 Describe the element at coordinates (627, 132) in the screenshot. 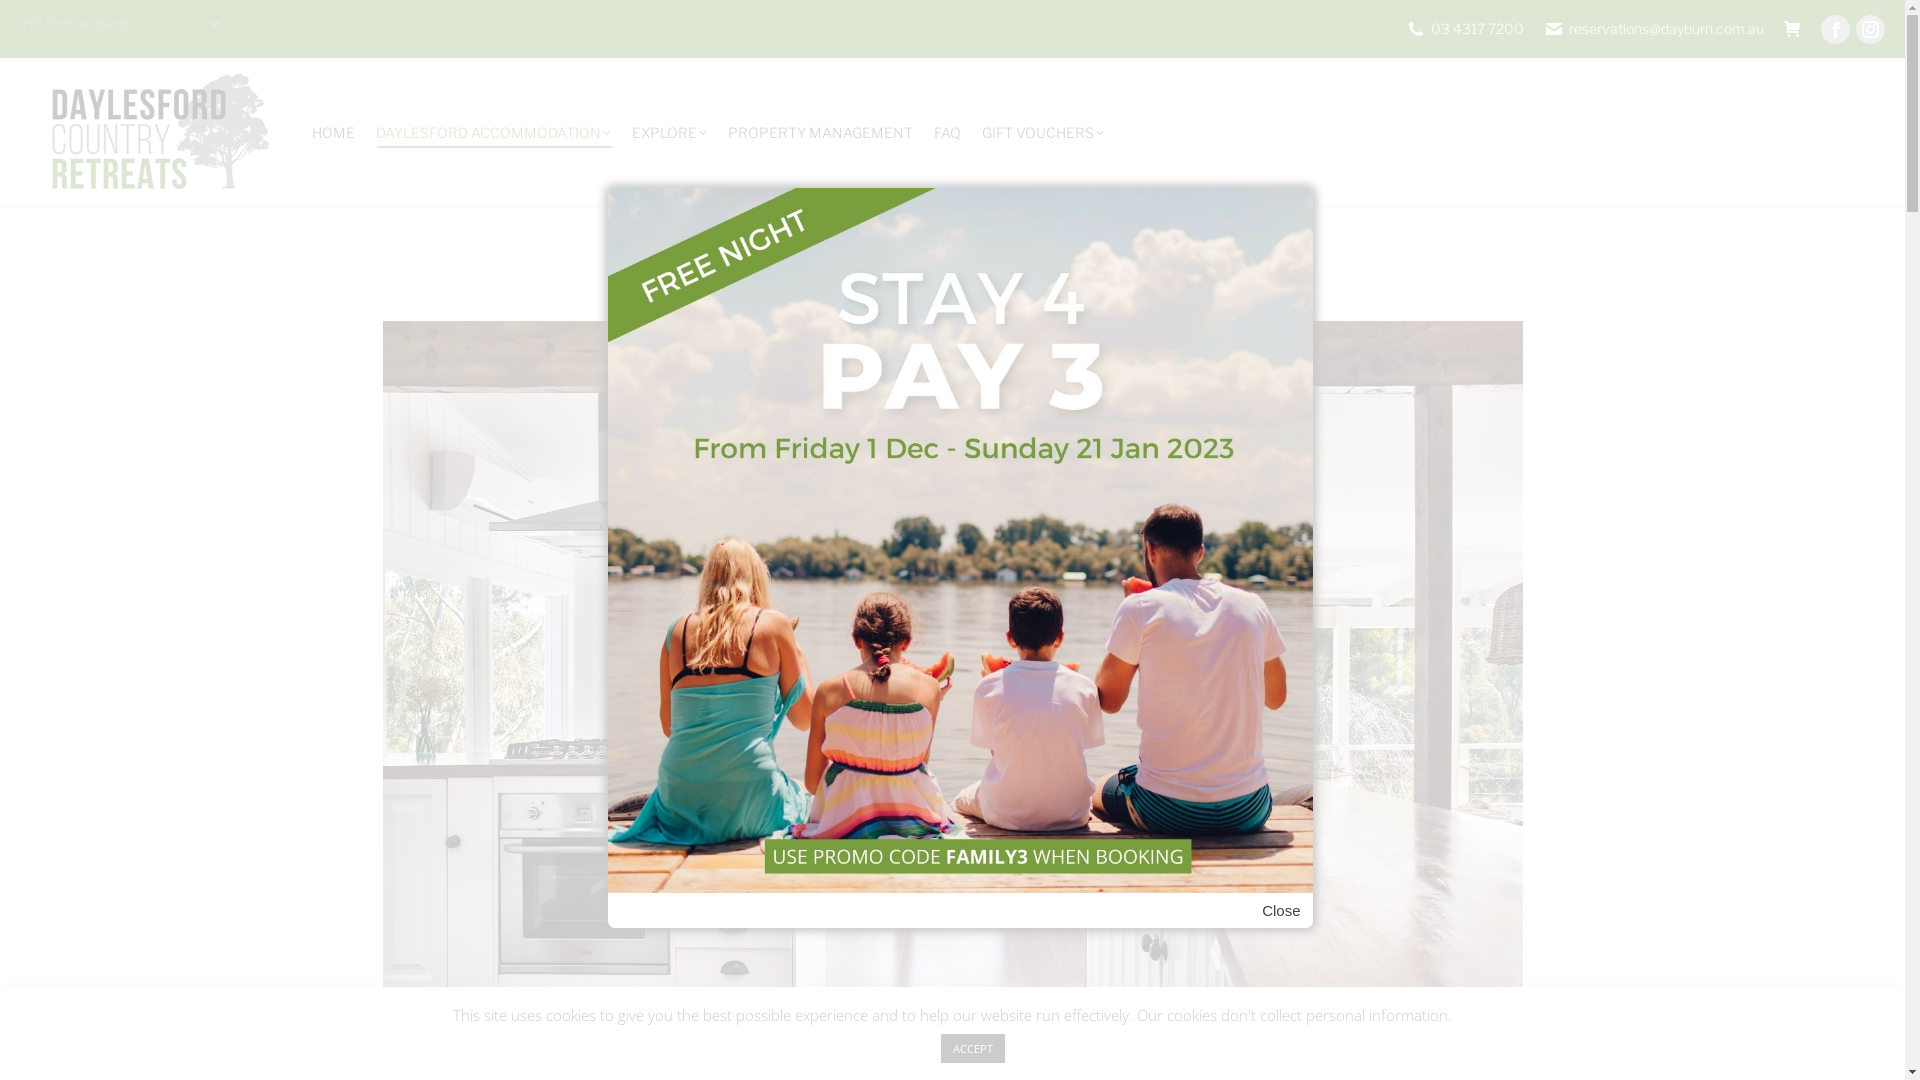

I see `'EXPLORE'` at that location.